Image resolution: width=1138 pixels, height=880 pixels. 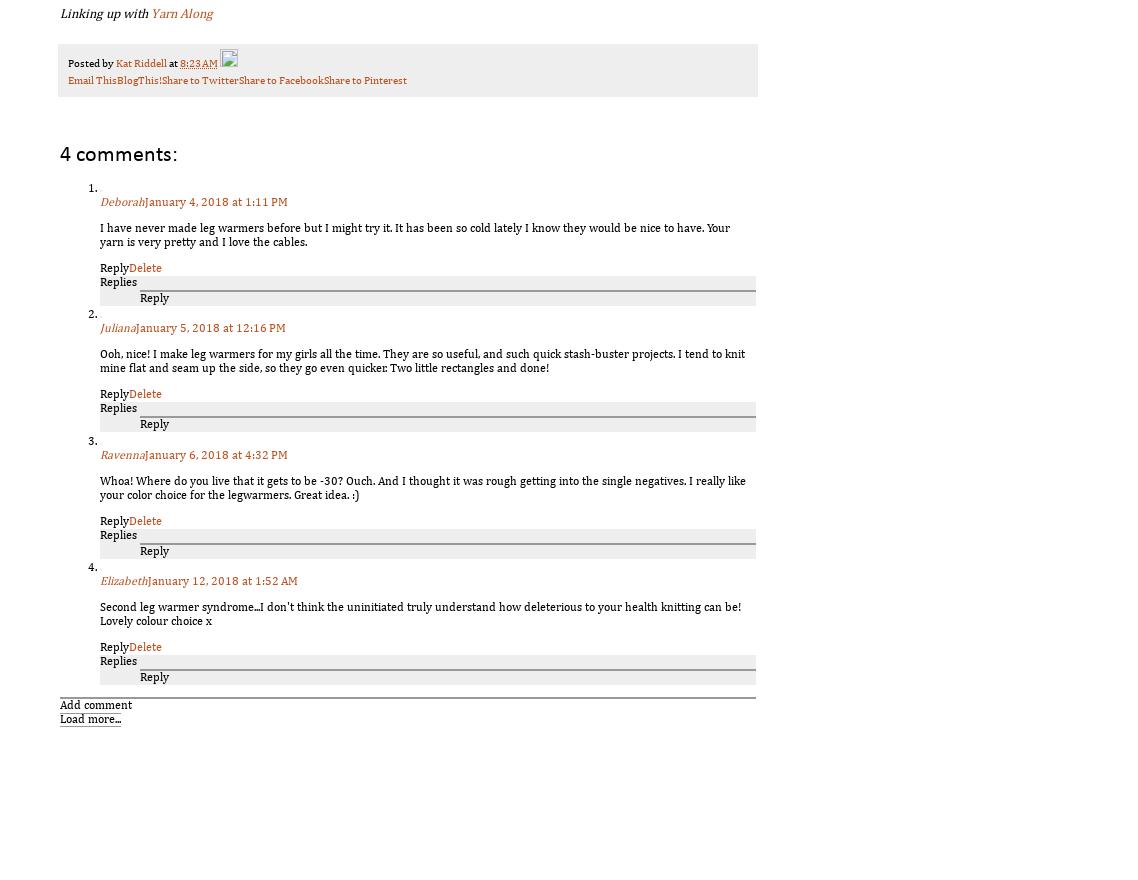 I want to click on 'January 6, 2018 at 4:32 PM', so click(x=215, y=453).